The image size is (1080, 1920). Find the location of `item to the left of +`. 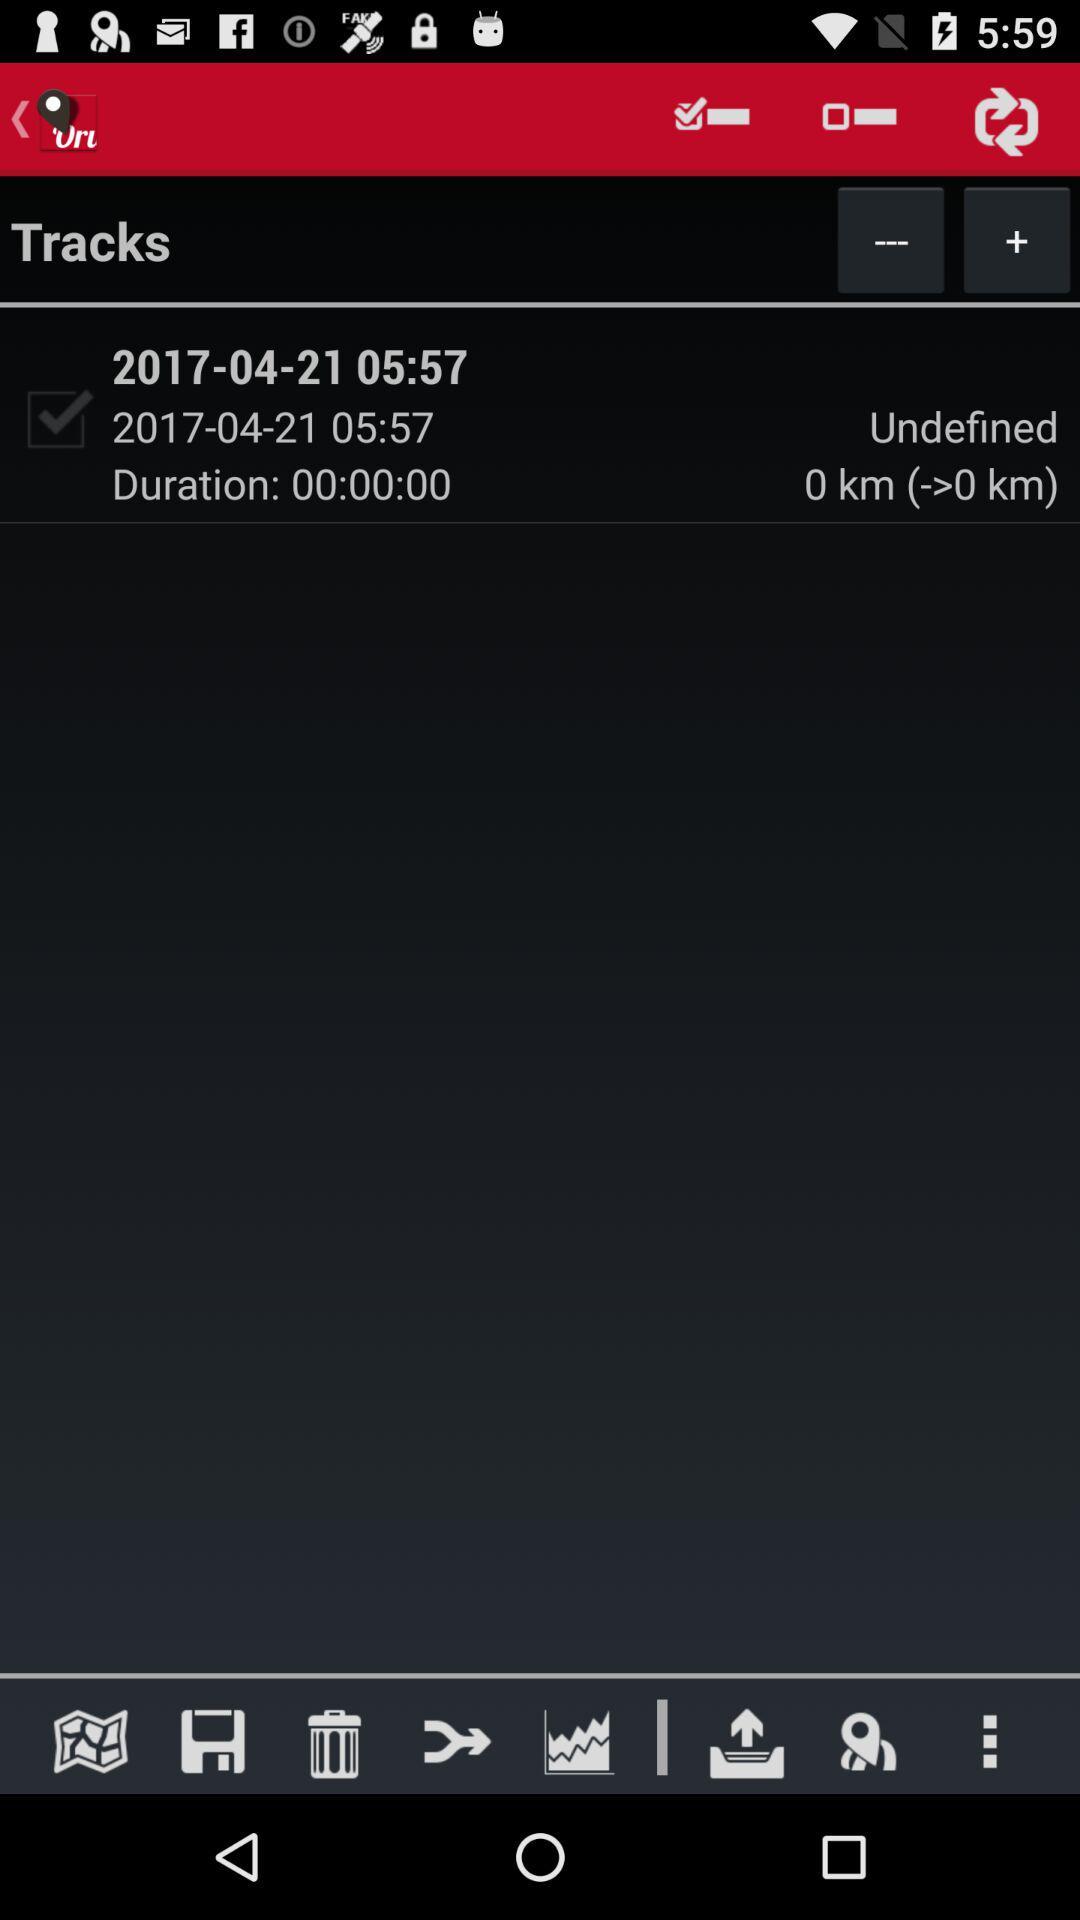

item to the left of + is located at coordinates (890, 239).